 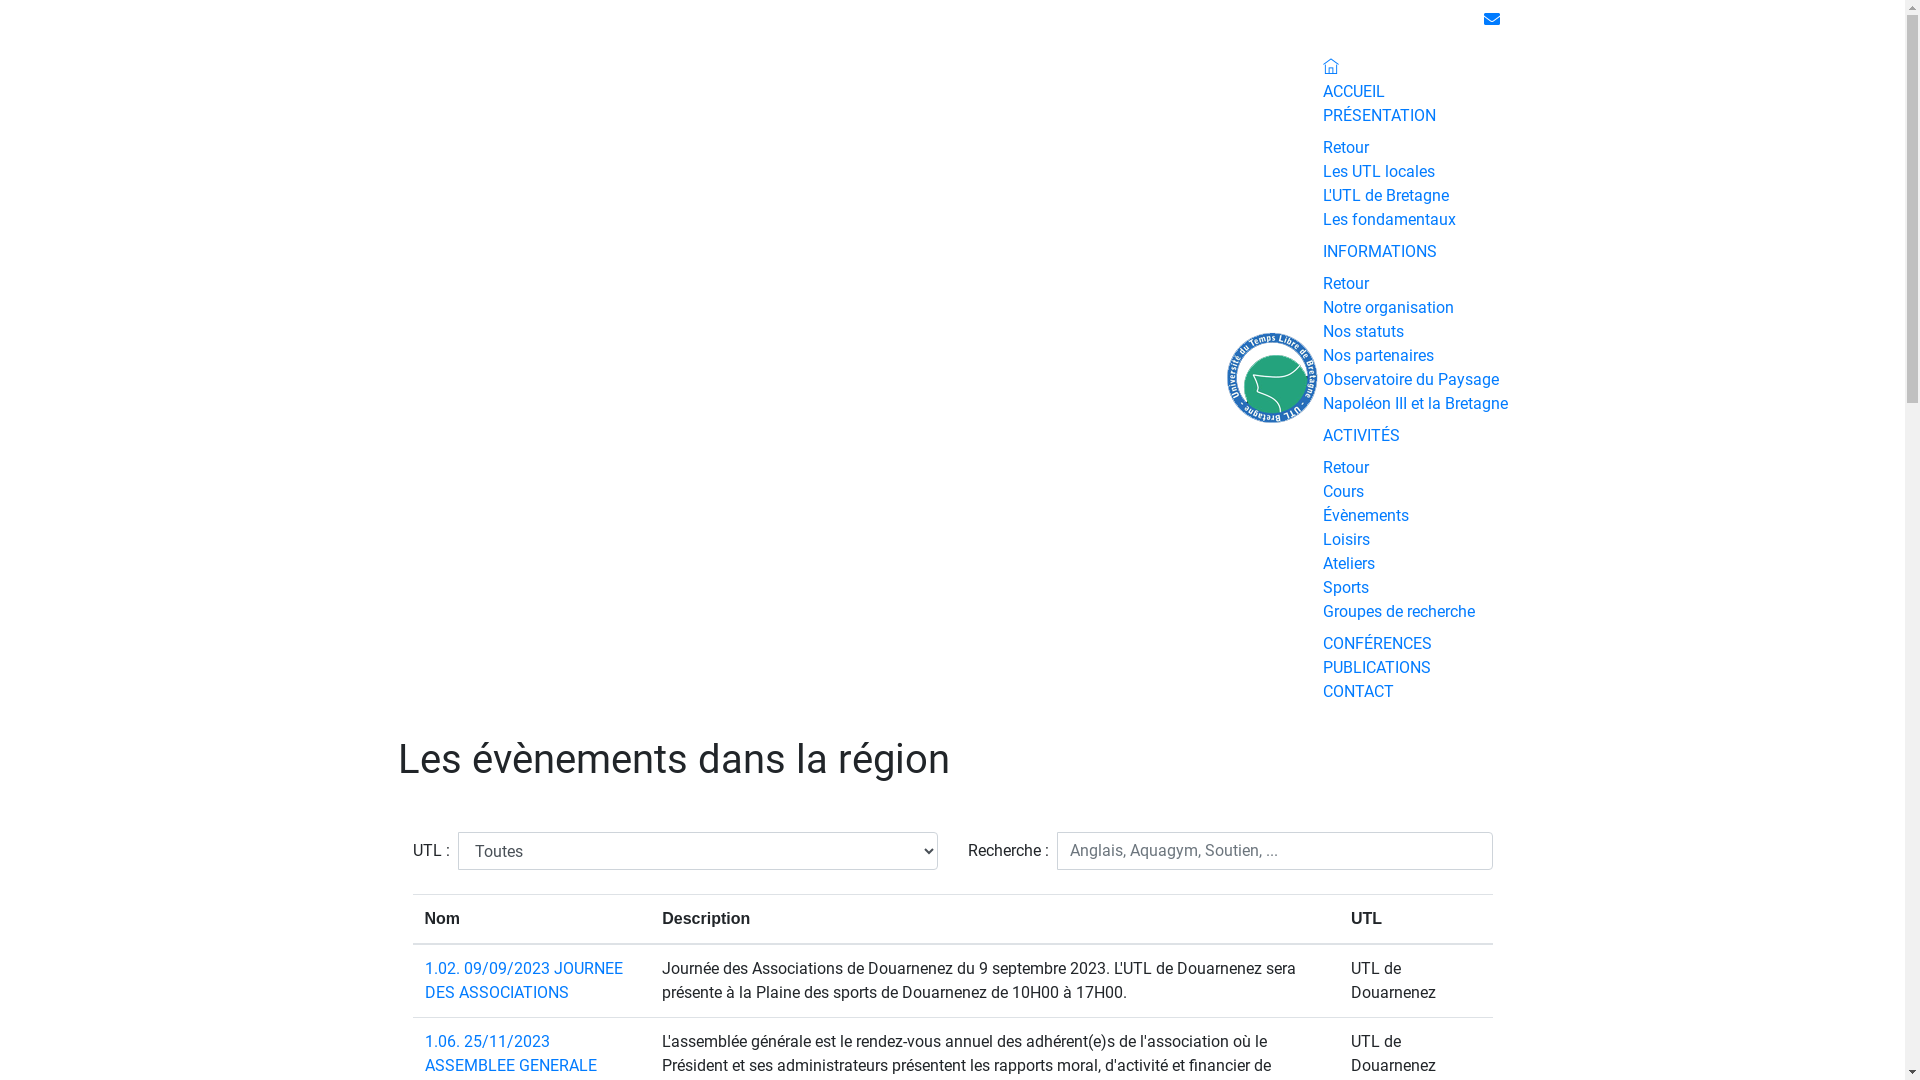 I want to click on 'Les fondamentaux', so click(x=1321, y=219).